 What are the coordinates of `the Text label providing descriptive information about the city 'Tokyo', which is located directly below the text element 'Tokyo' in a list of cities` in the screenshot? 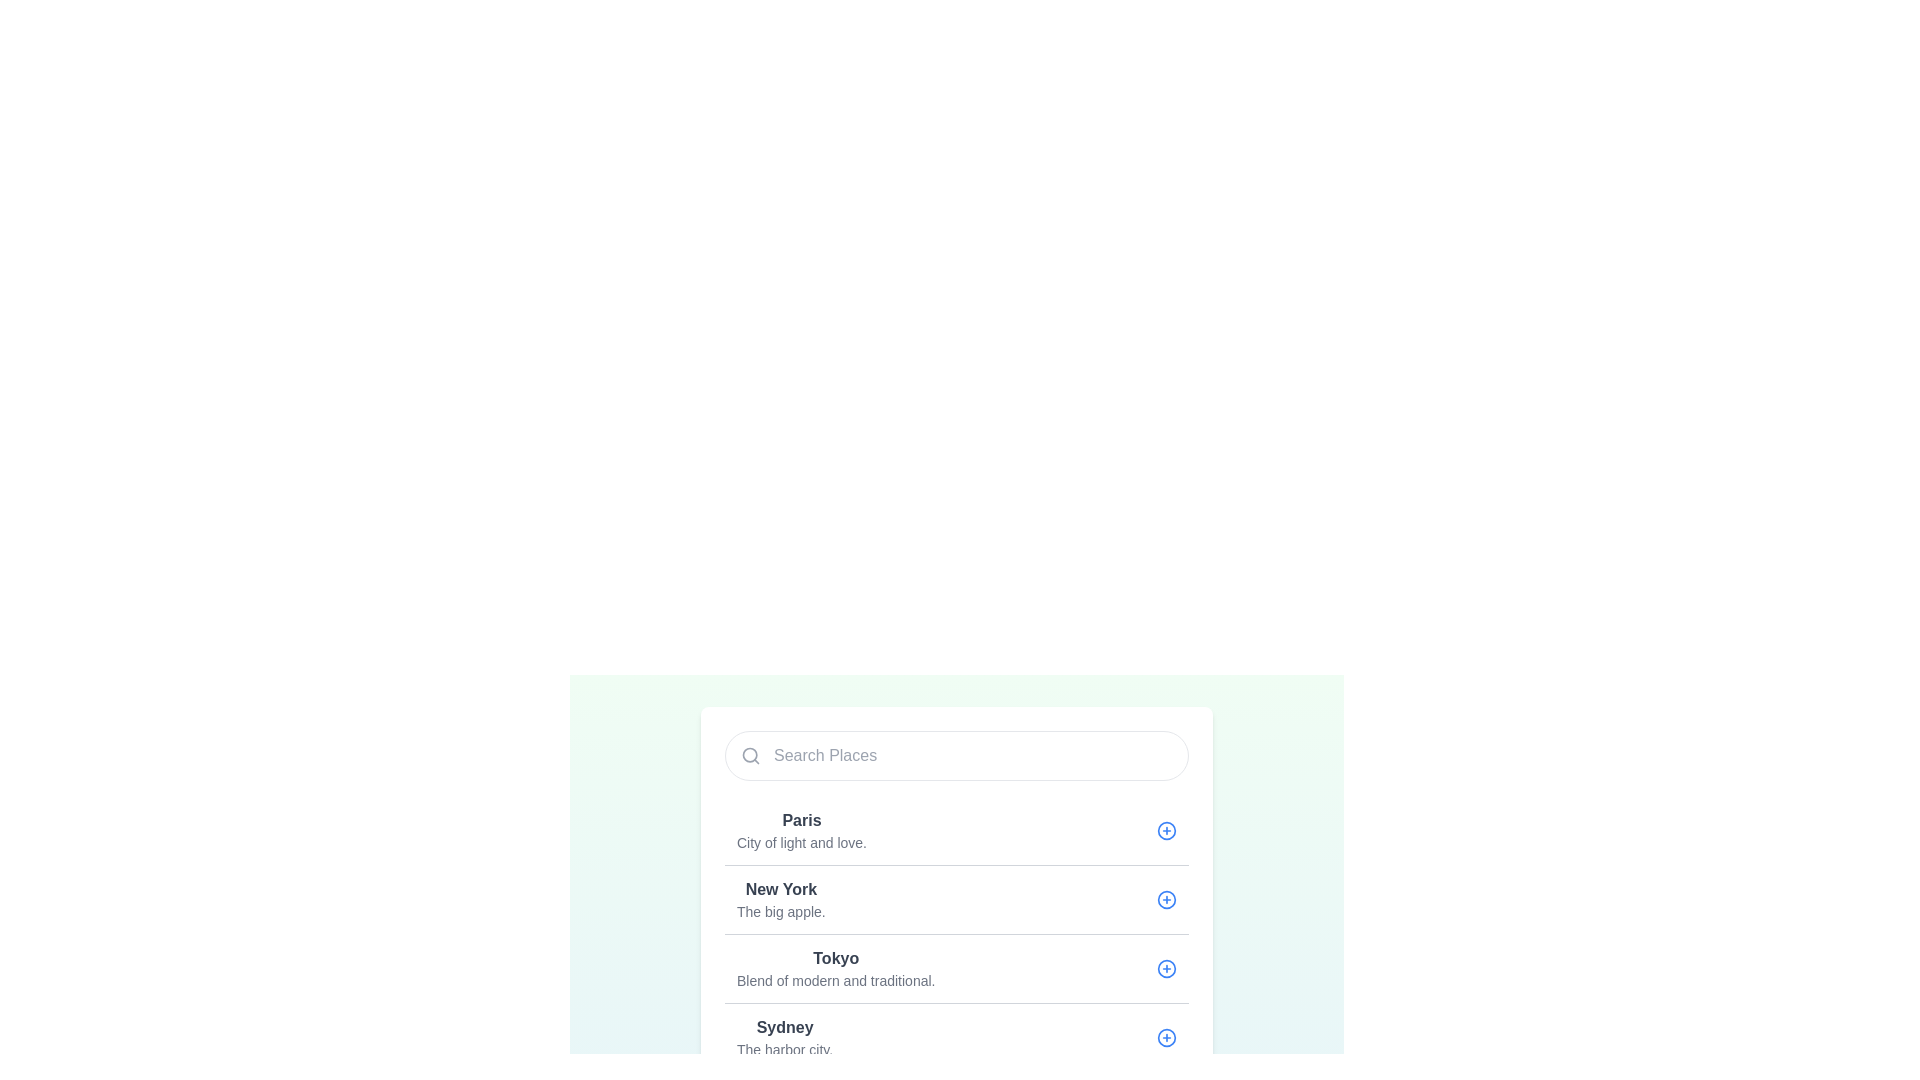 It's located at (836, 979).